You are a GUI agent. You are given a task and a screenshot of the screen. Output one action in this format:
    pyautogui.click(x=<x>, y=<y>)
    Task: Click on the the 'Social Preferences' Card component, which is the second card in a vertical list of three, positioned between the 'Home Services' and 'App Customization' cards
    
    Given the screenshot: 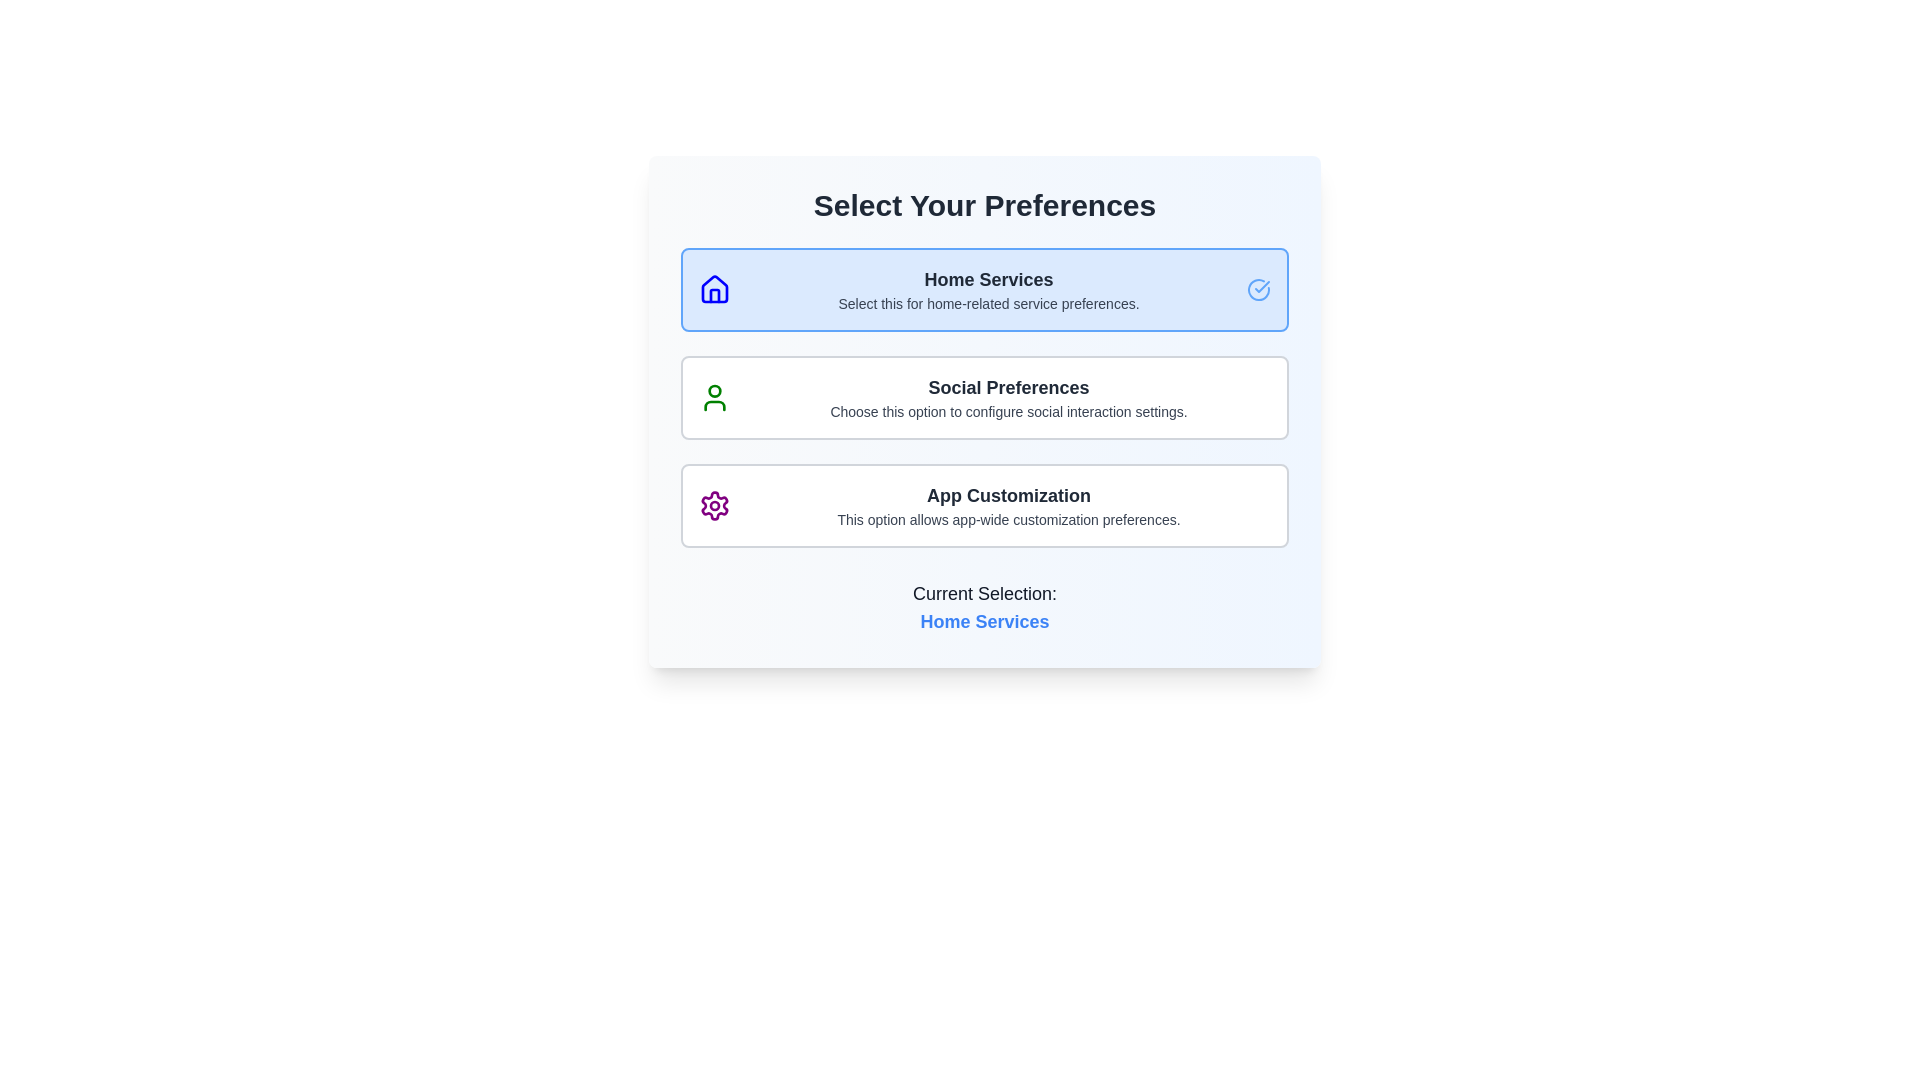 What is the action you would take?
    pyautogui.click(x=984, y=397)
    